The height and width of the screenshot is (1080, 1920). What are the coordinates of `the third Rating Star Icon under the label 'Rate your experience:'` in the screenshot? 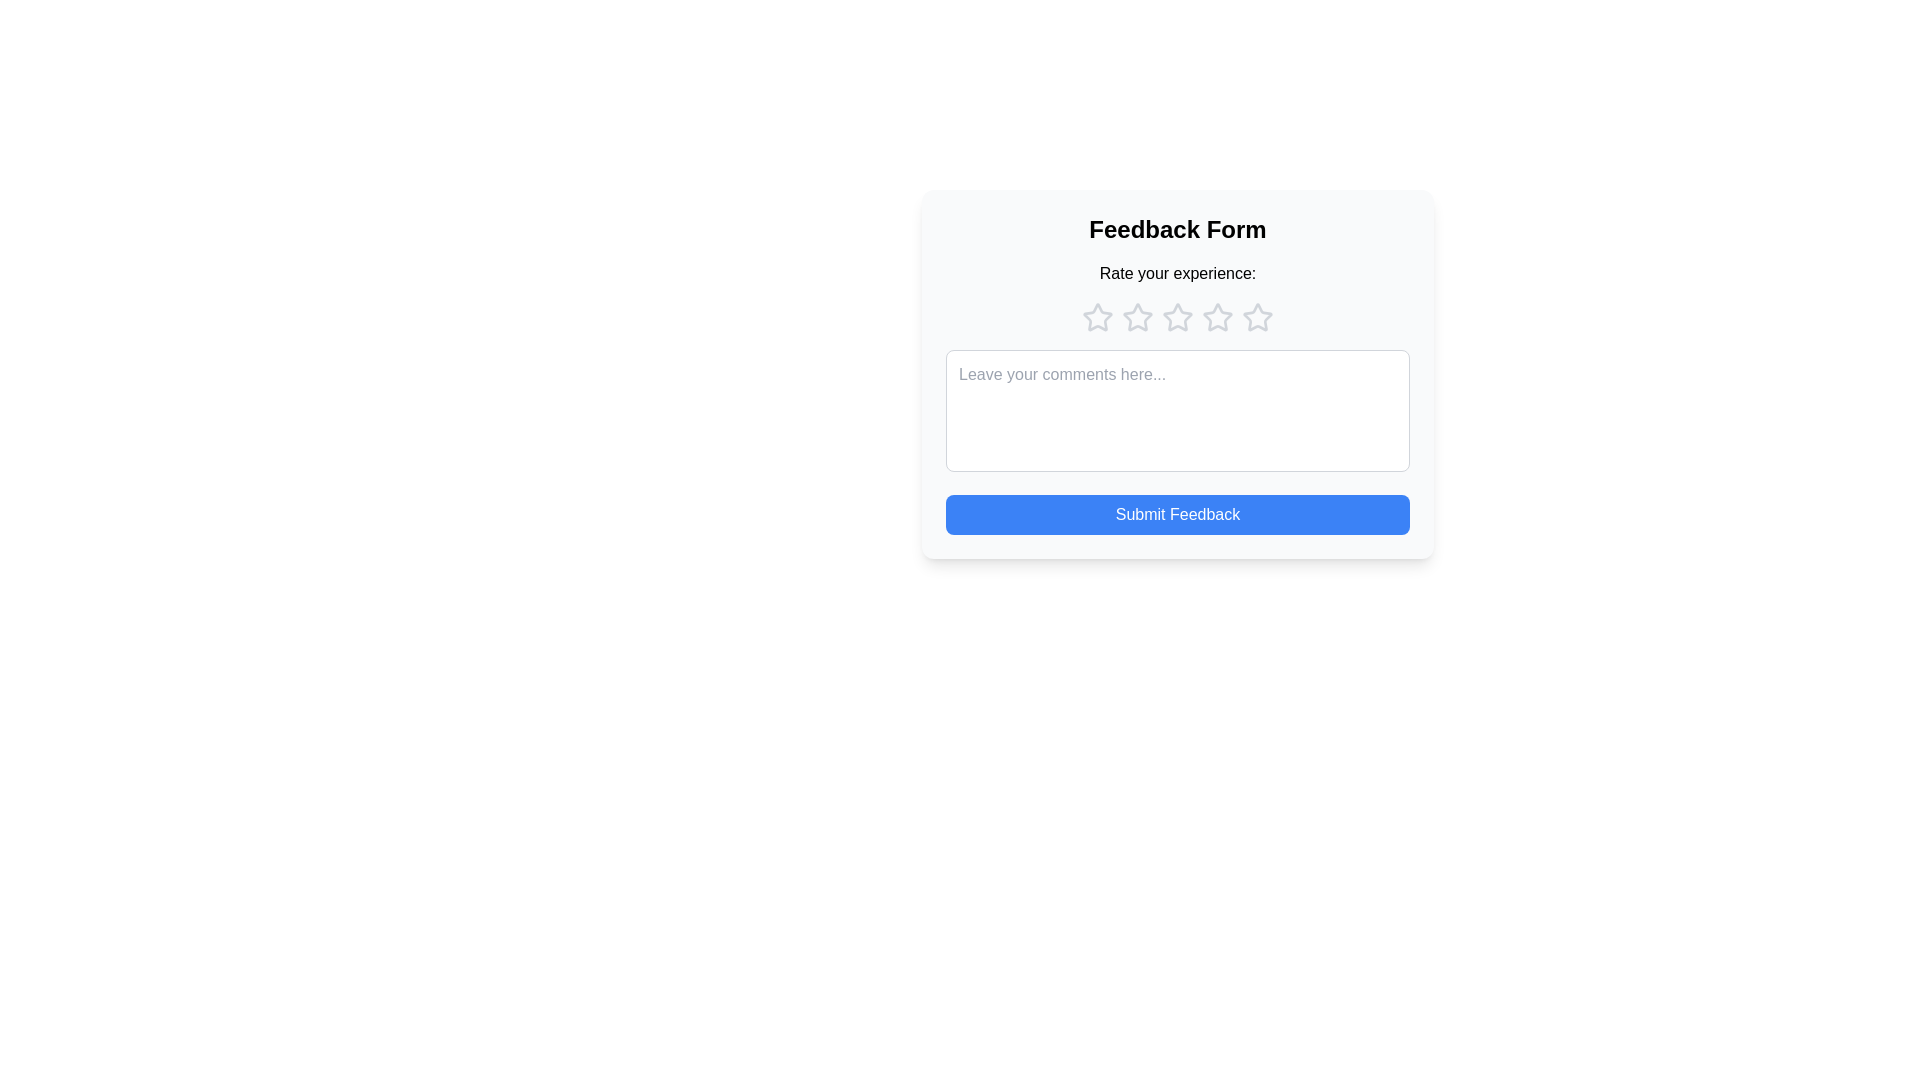 It's located at (1176, 315).